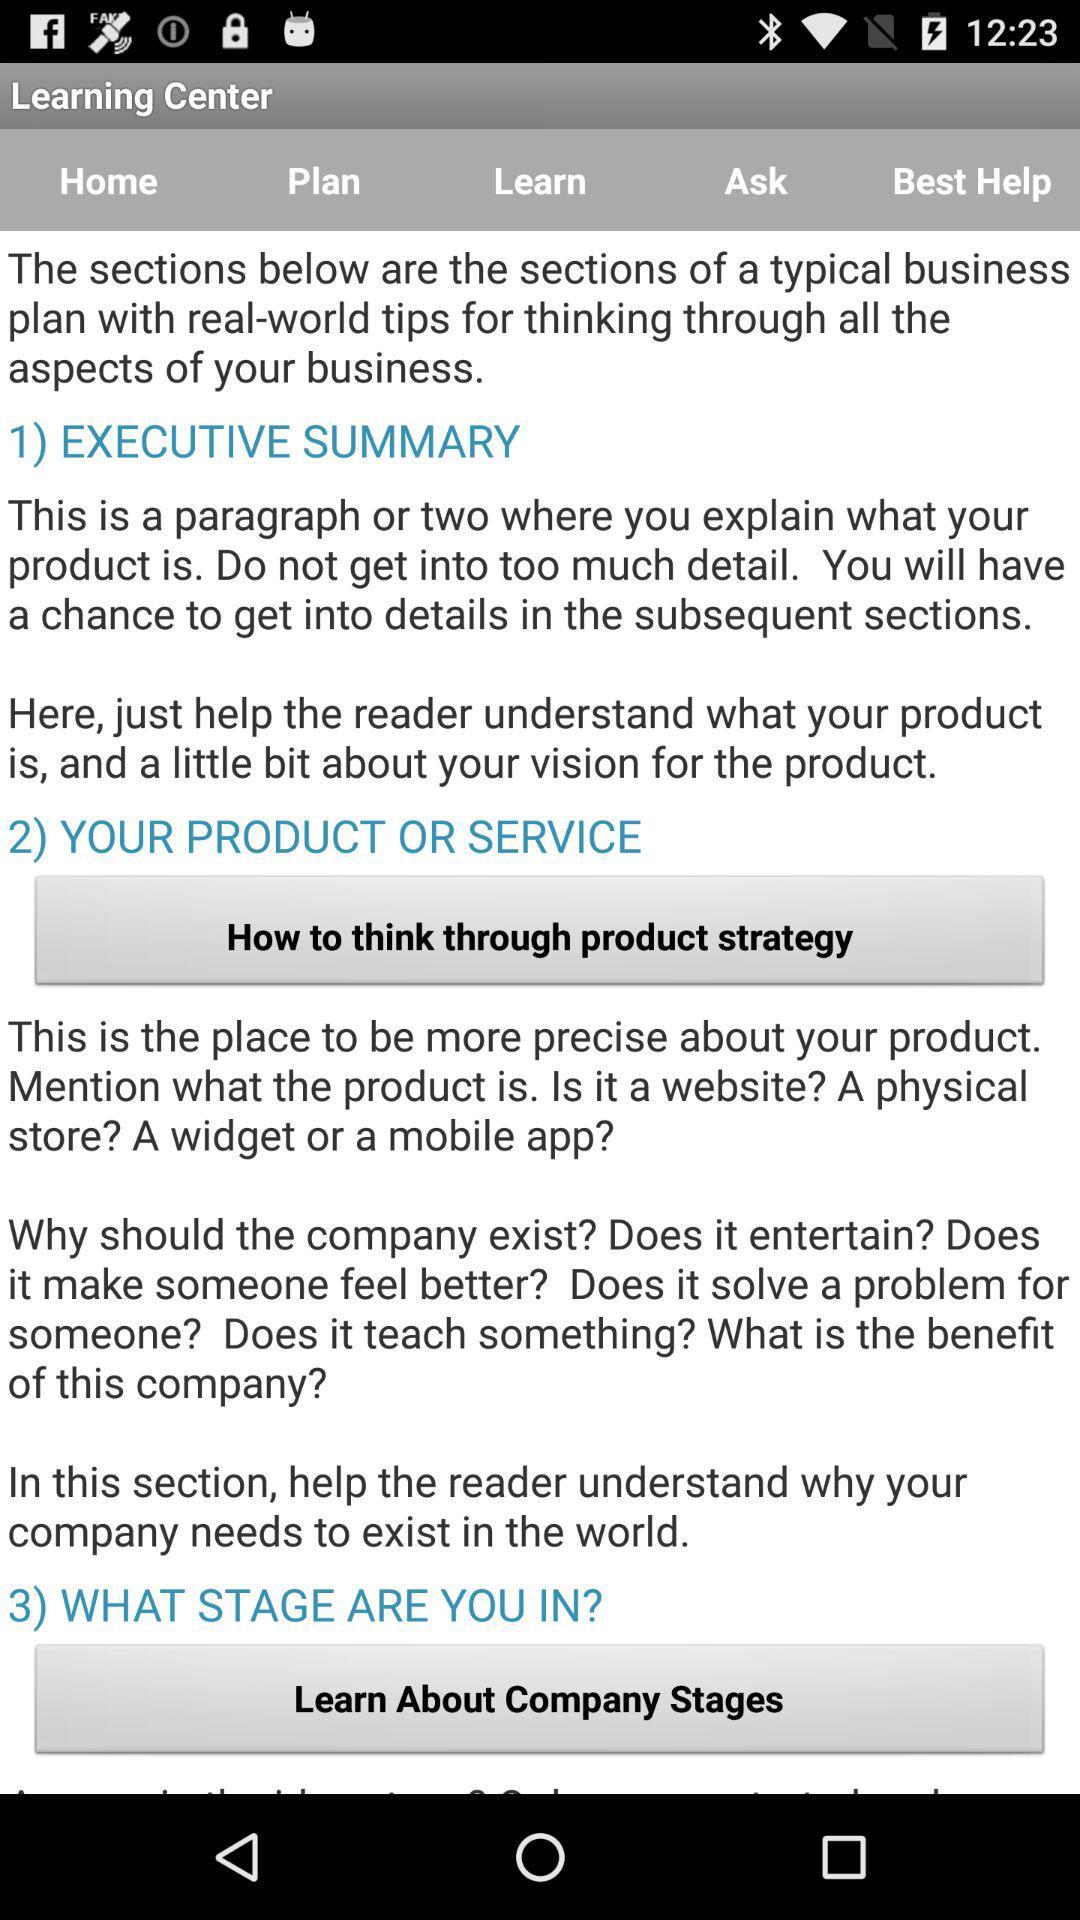 The width and height of the screenshot is (1080, 1920). What do you see at coordinates (756, 180) in the screenshot?
I see `ask which is next to learn` at bounding box center [756, 180].